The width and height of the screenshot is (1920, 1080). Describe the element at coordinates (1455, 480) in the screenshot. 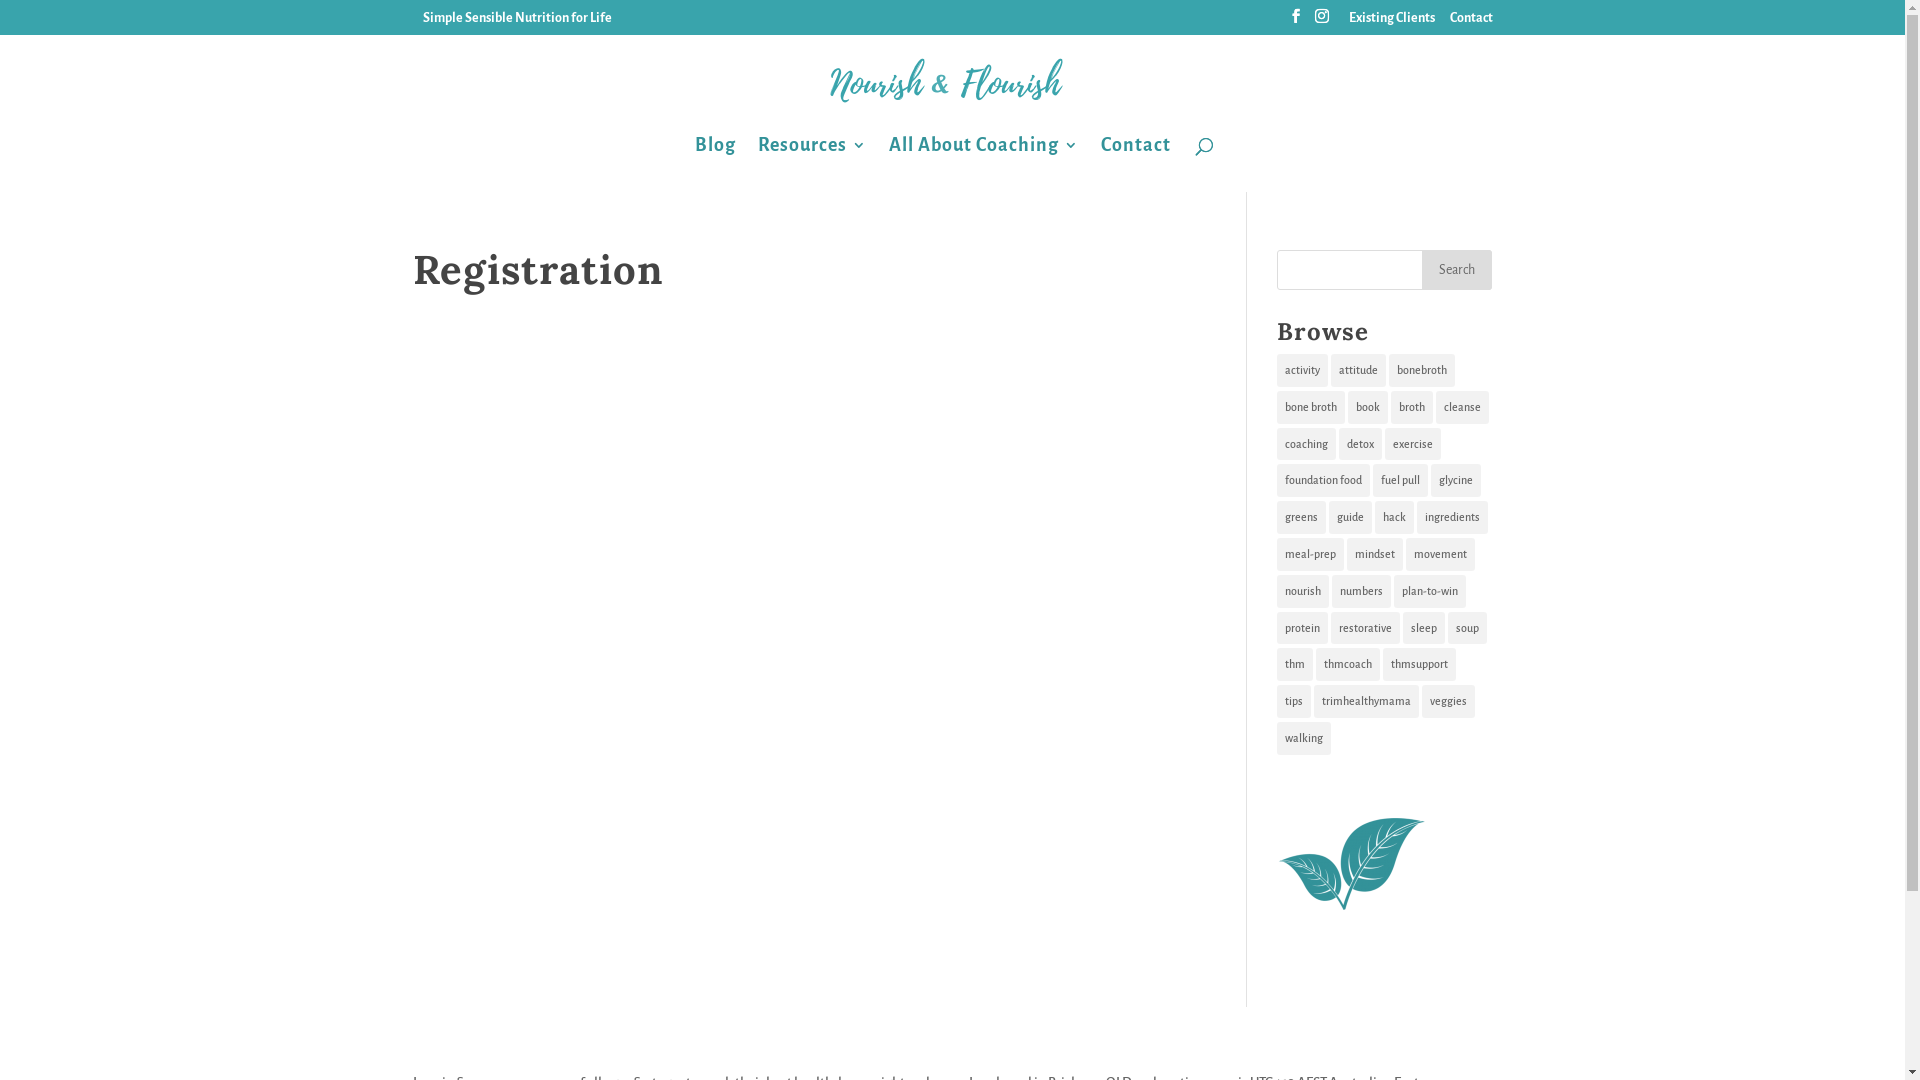

I see `'glycine'` at that location.